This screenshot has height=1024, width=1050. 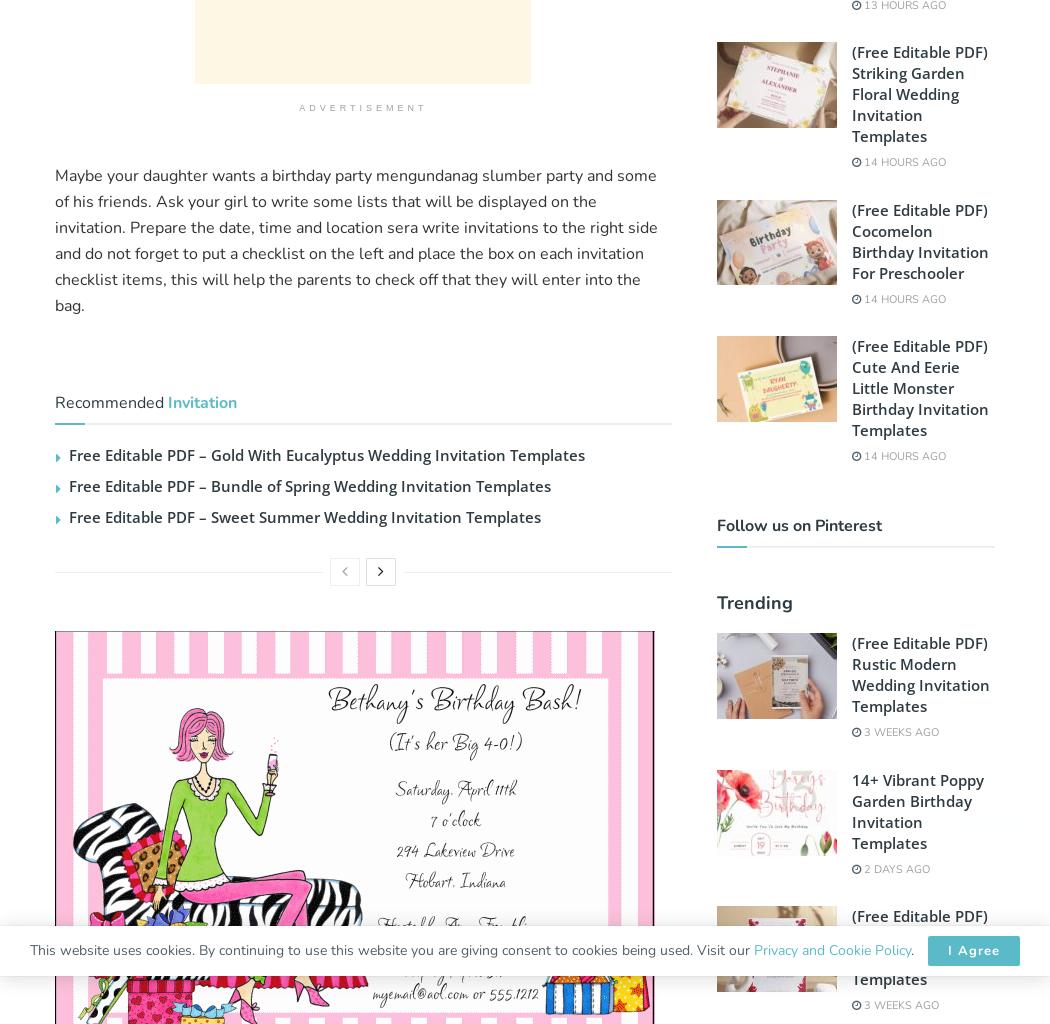 What do you see at coordinates (322, 175) in the screenshot?
I see `'birthday party'` at bounding box center [322, 175].